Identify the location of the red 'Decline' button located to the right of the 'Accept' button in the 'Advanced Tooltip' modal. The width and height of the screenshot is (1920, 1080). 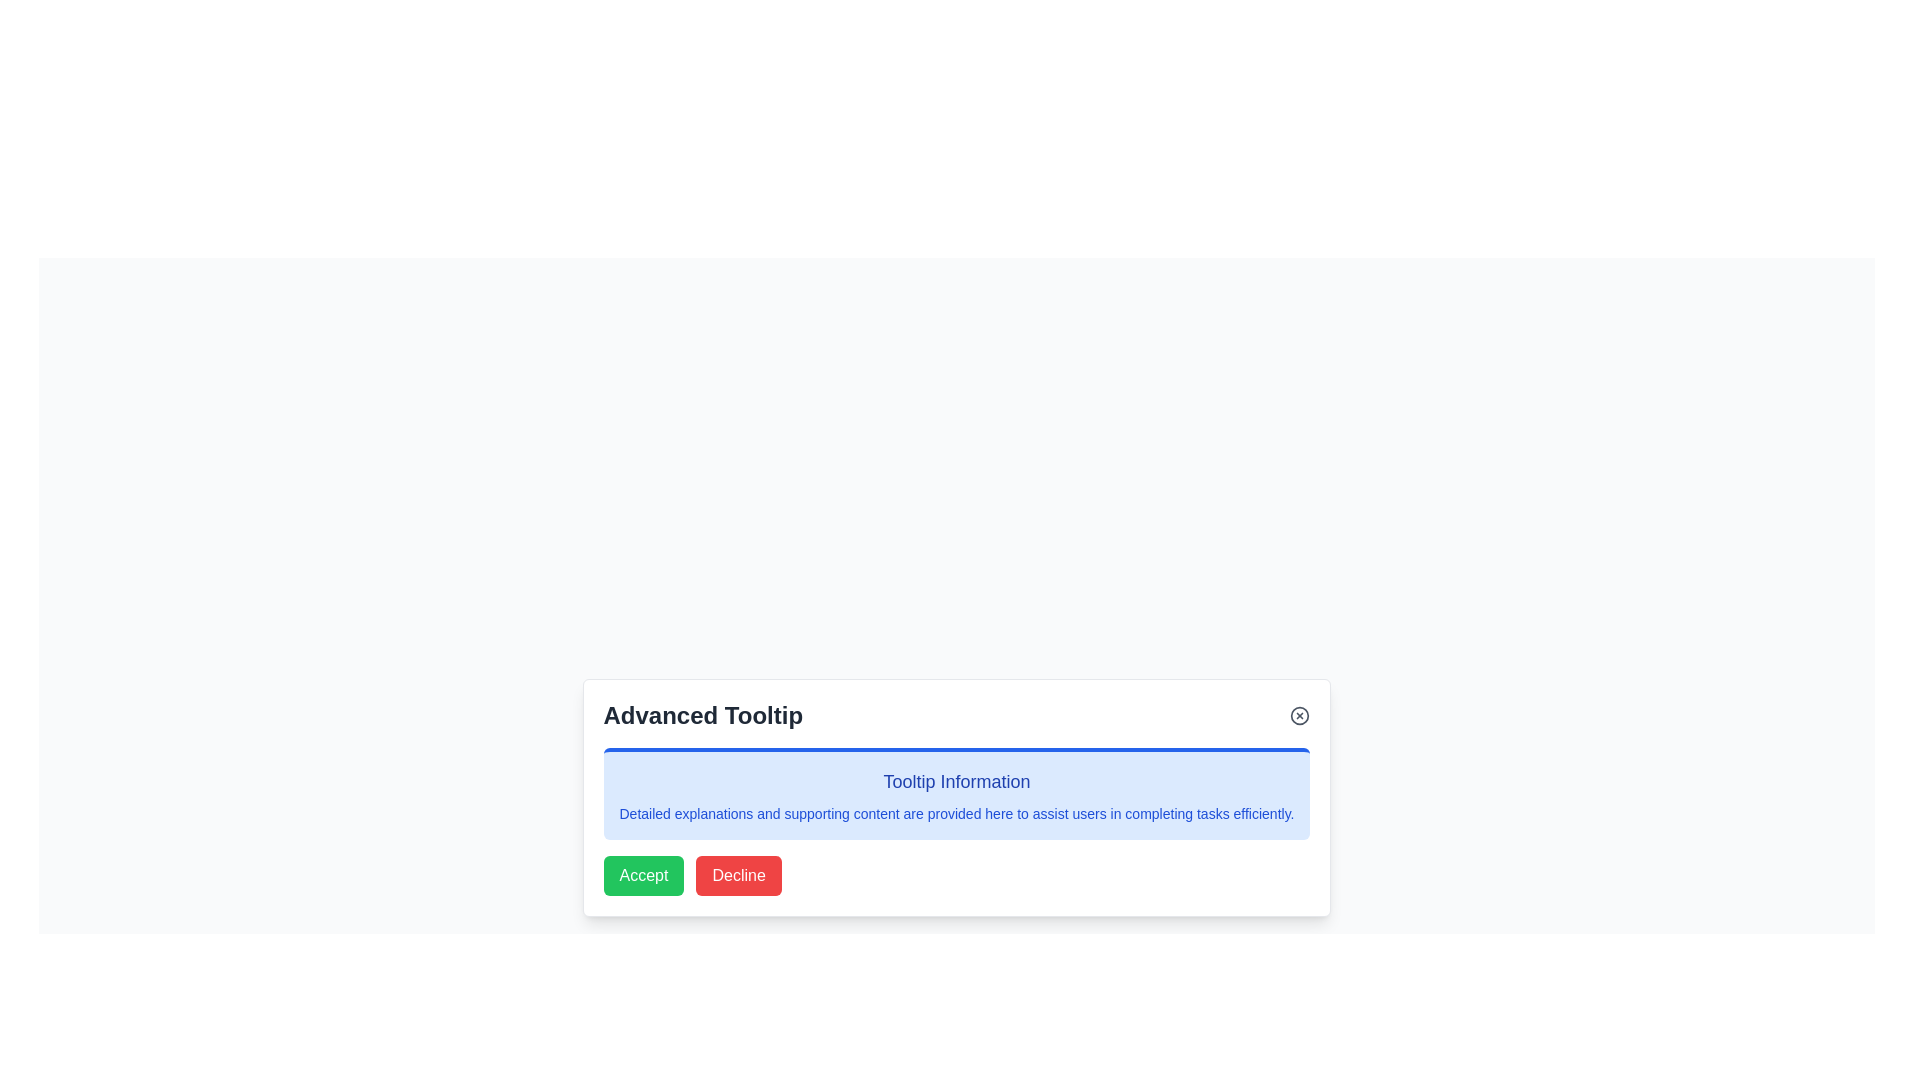
(738, 874).